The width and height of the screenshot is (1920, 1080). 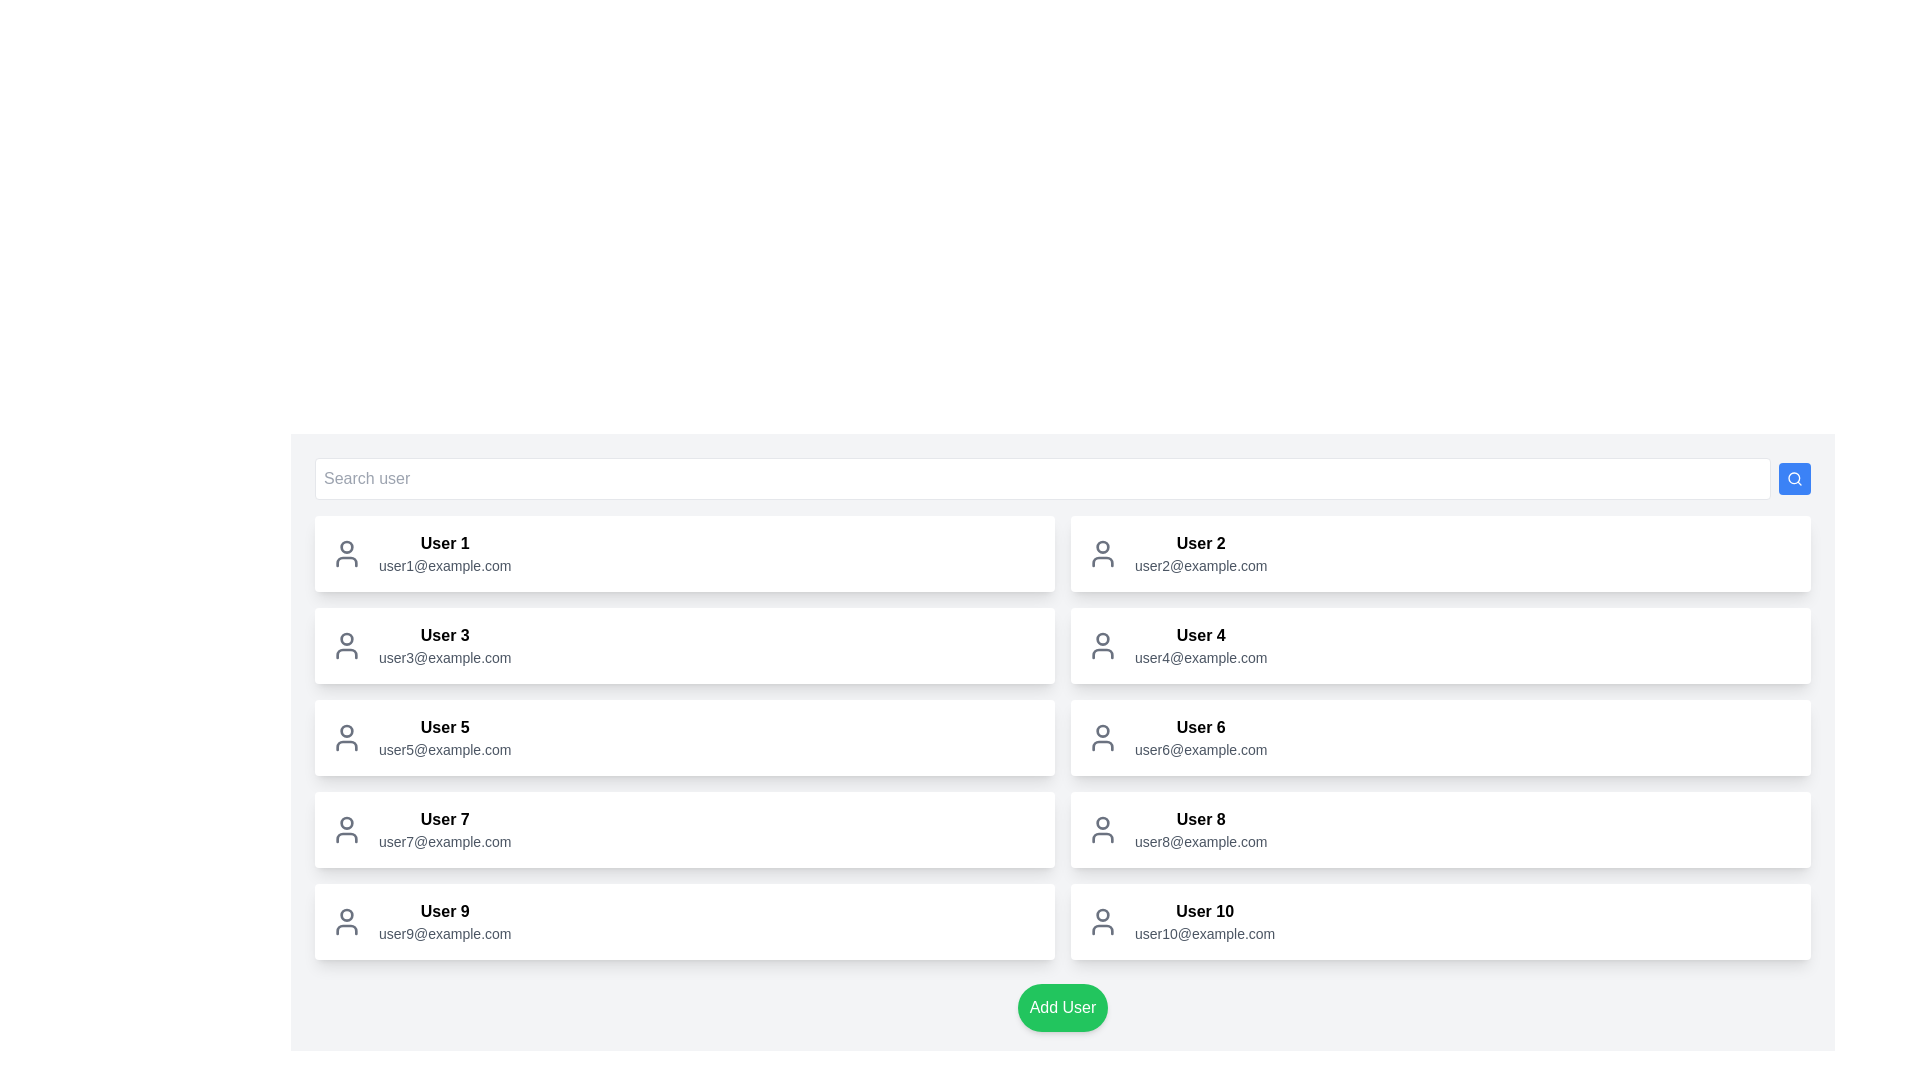 I want to click on text displayed prominently as 'User 9' in the last row of the user entries list, which serves as the main identifier, so click(x=444, y=911).